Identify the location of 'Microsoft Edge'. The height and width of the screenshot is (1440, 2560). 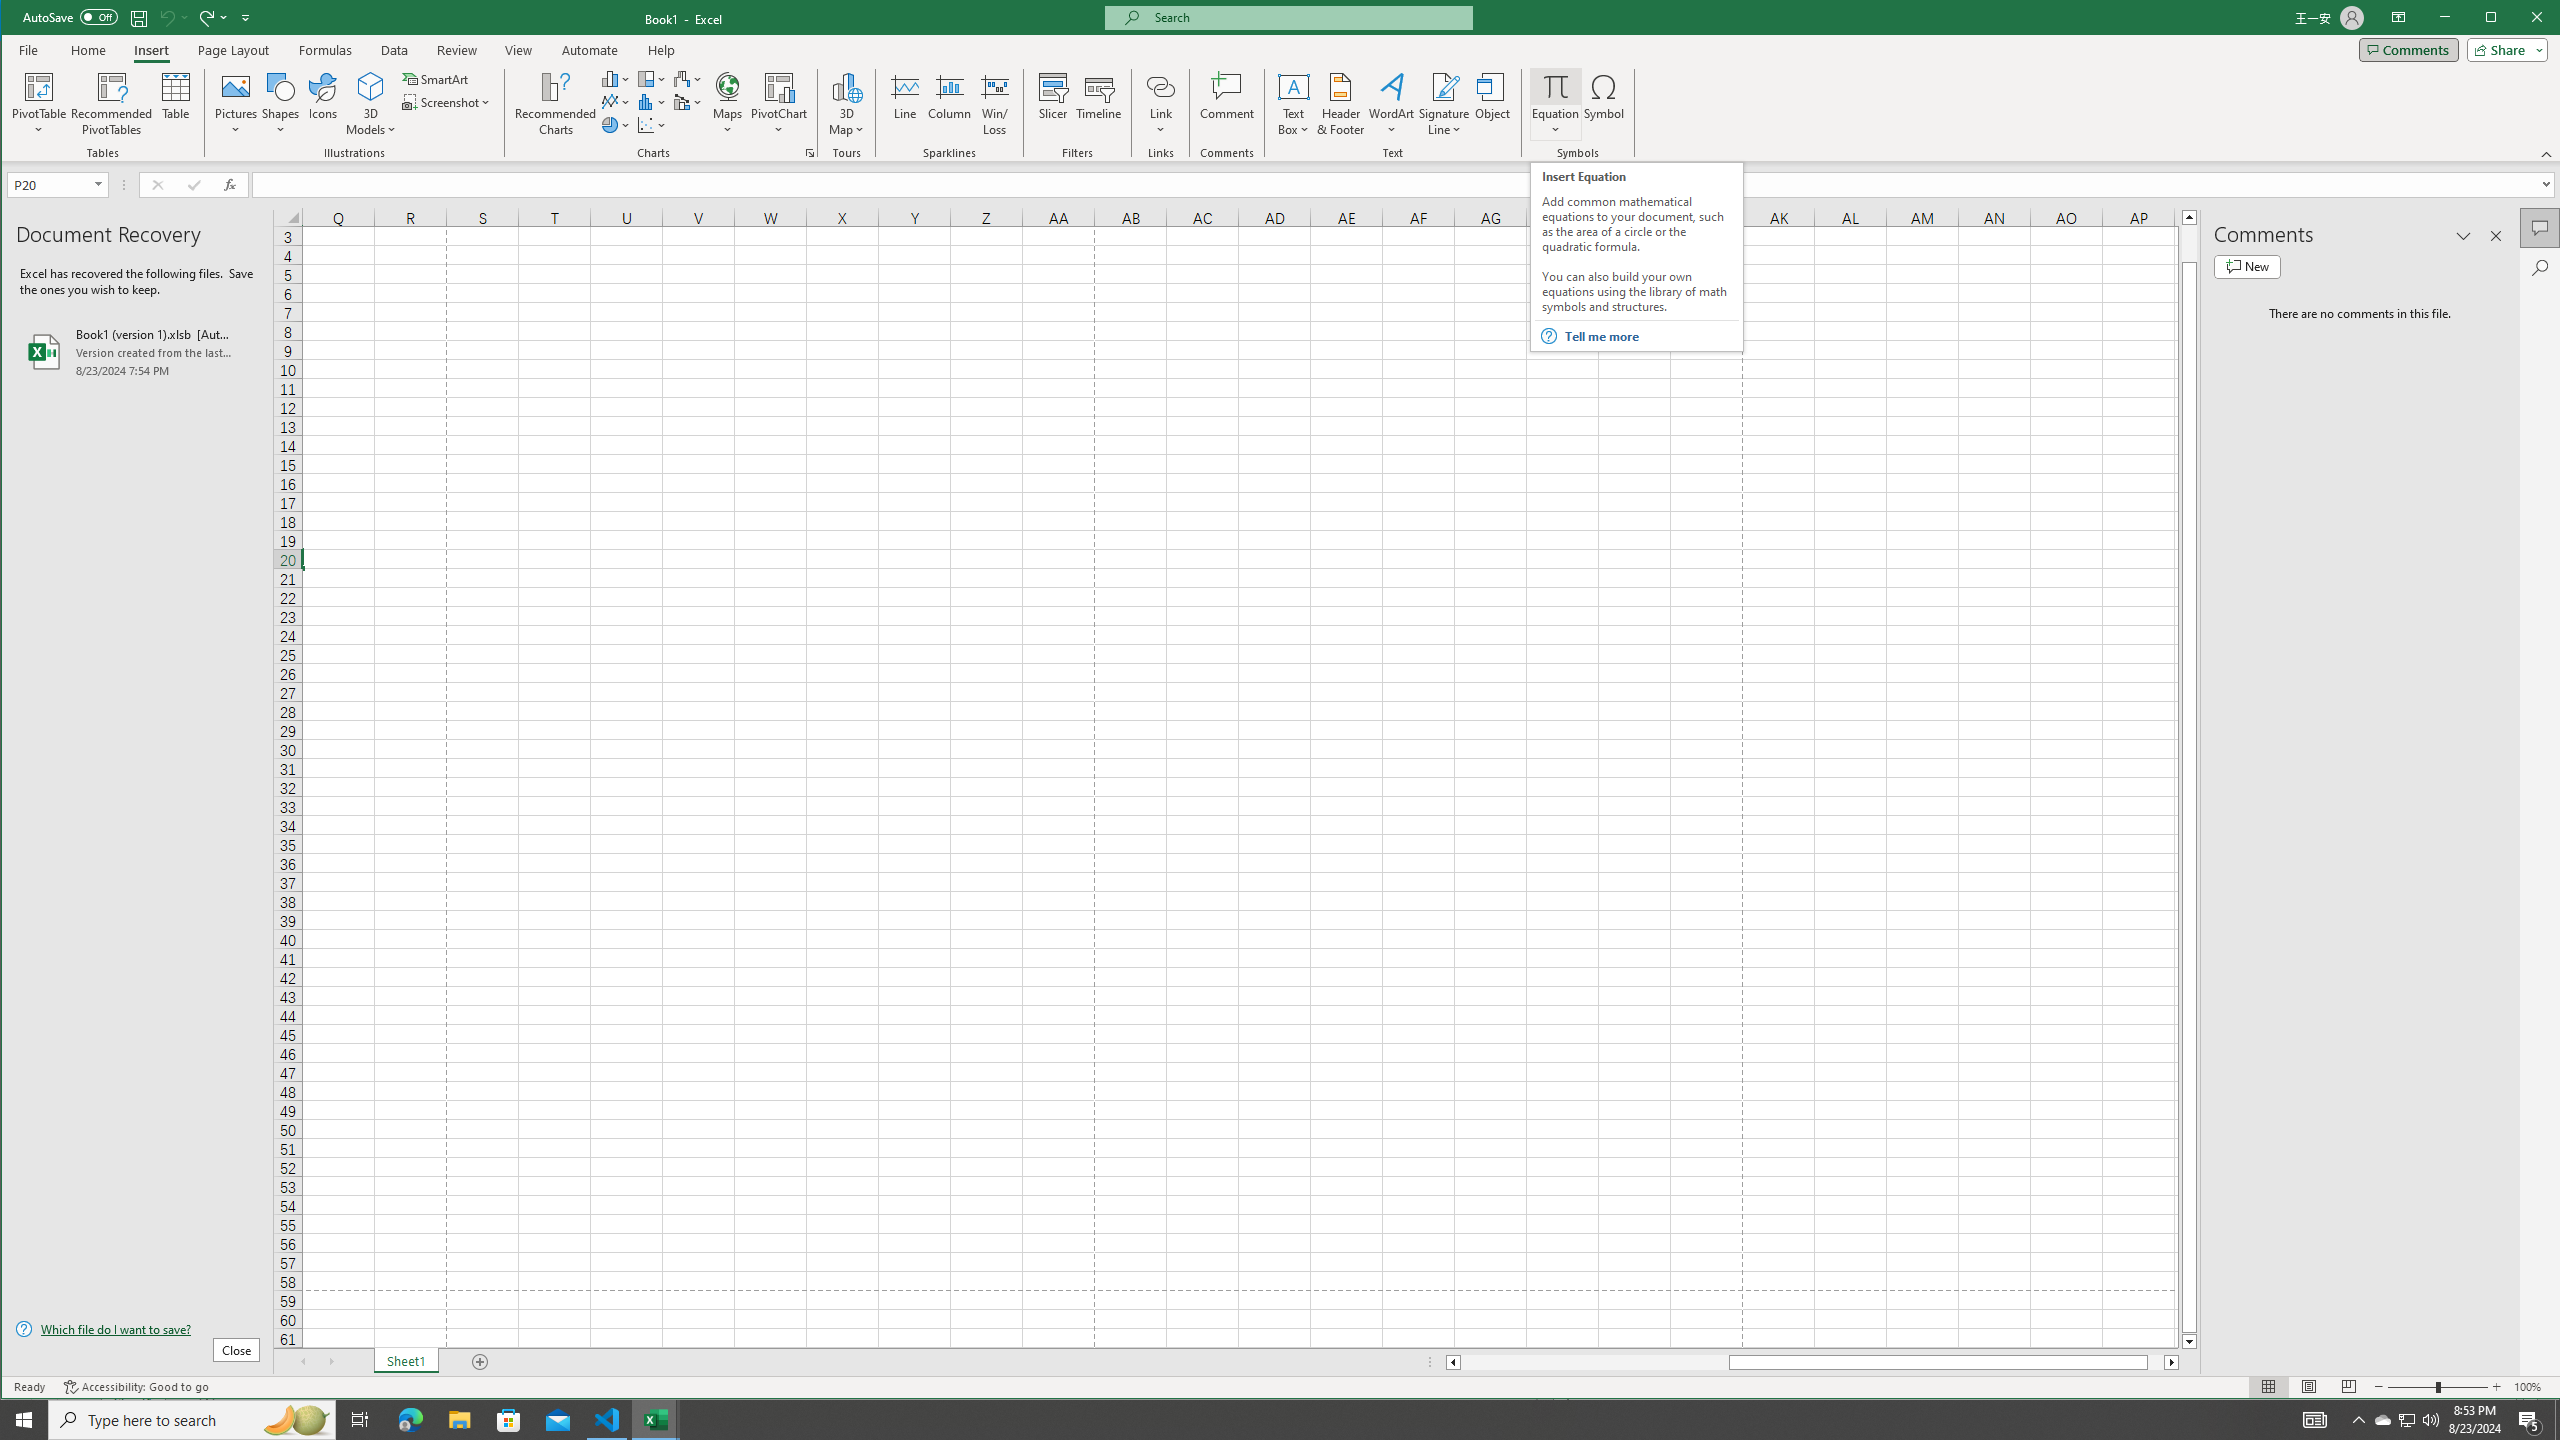
(409, 1418).